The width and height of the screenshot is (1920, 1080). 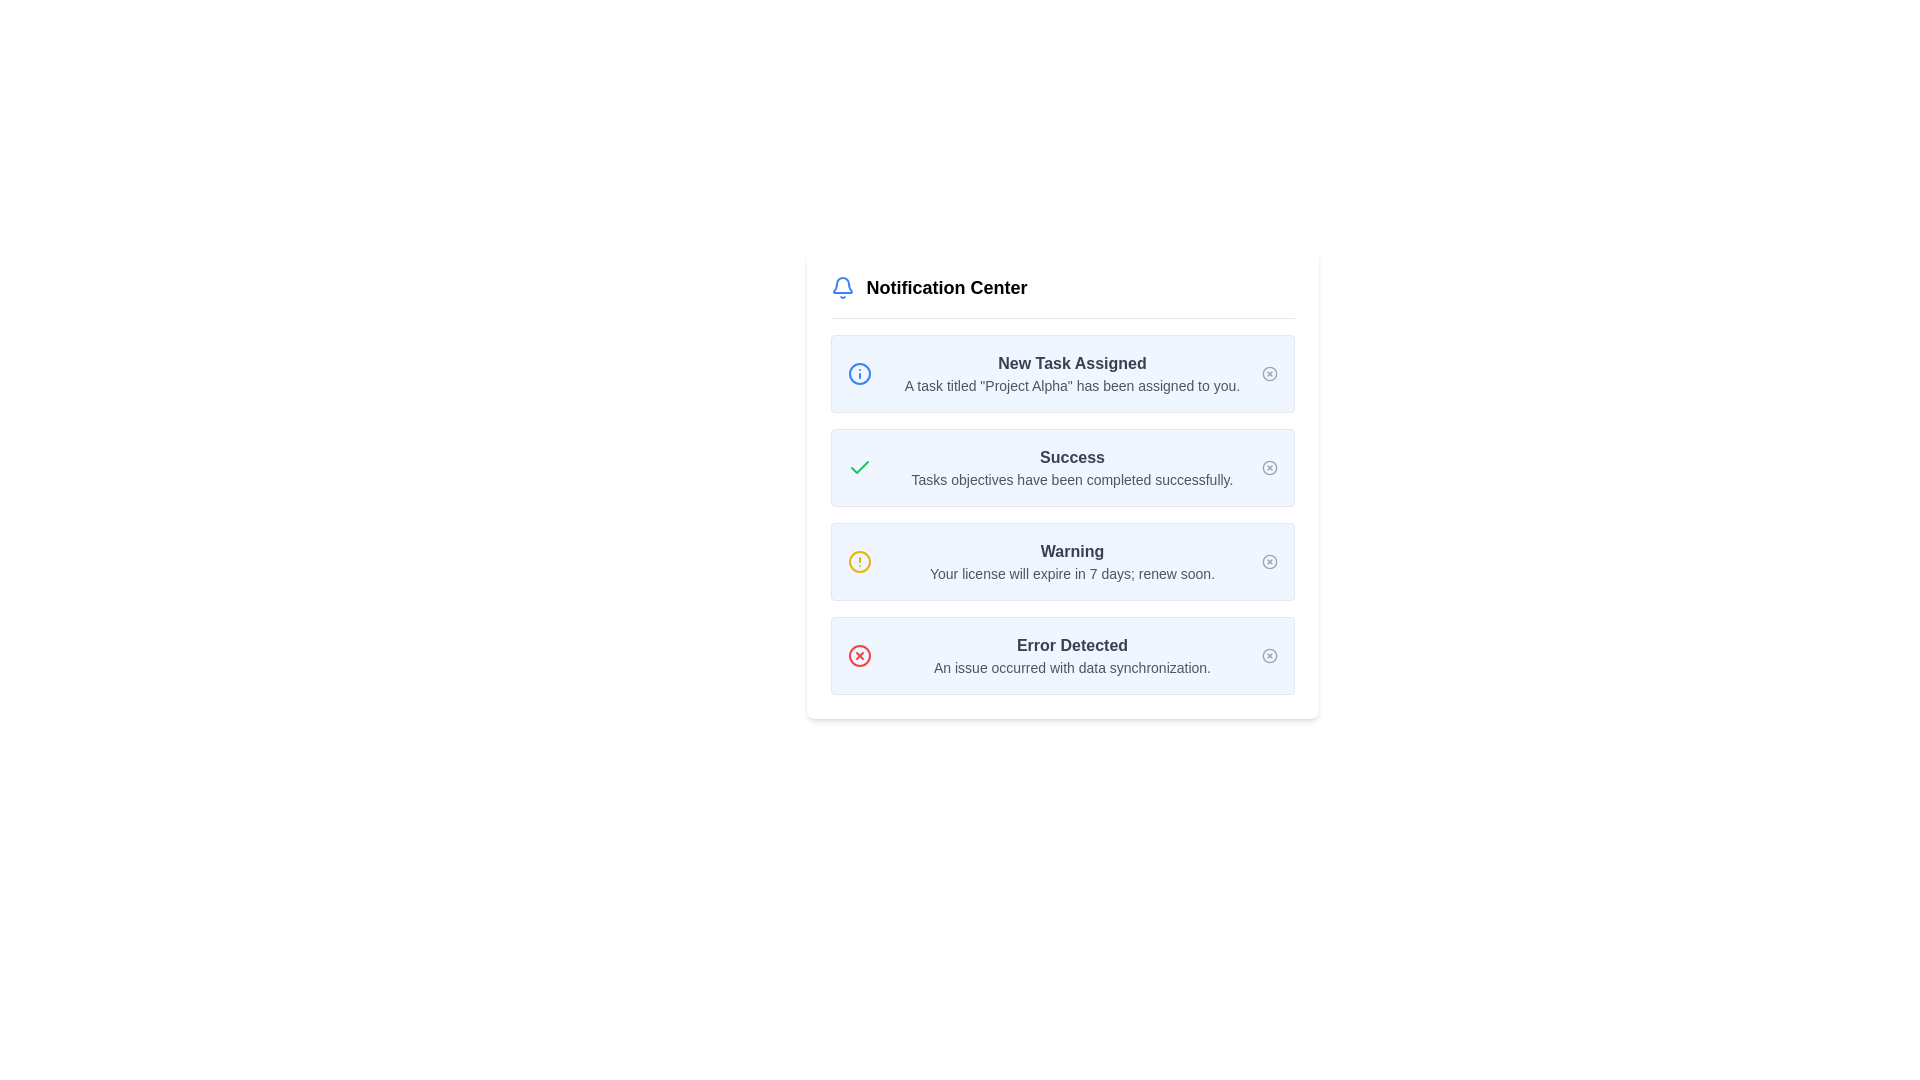 I want to click on the close button located at the top-right corner of the 'New Task Assigned' notification card to change its color, so click(x=1268, y=374).